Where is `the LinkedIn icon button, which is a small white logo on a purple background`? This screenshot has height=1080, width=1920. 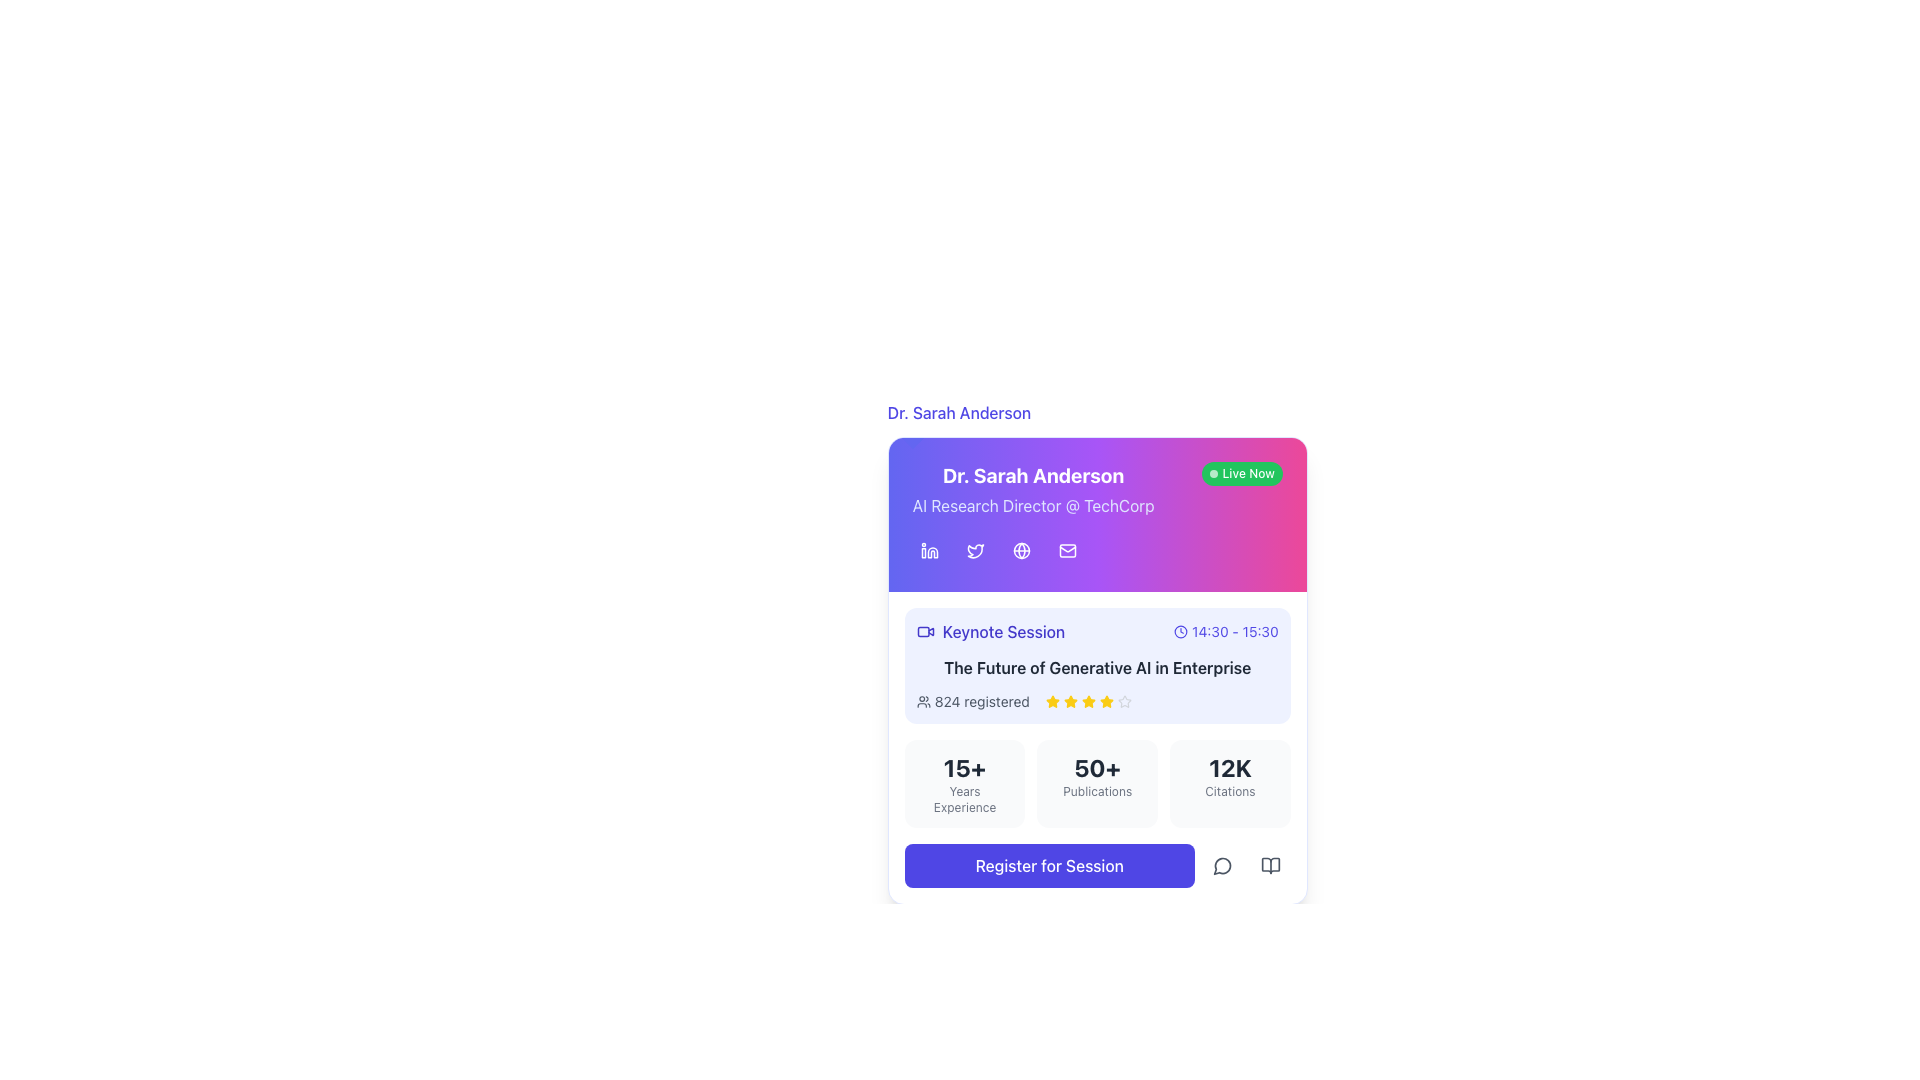
the LinkedIn icon button, which is a small white logo on a purple background is located at coordinates (928, 551).